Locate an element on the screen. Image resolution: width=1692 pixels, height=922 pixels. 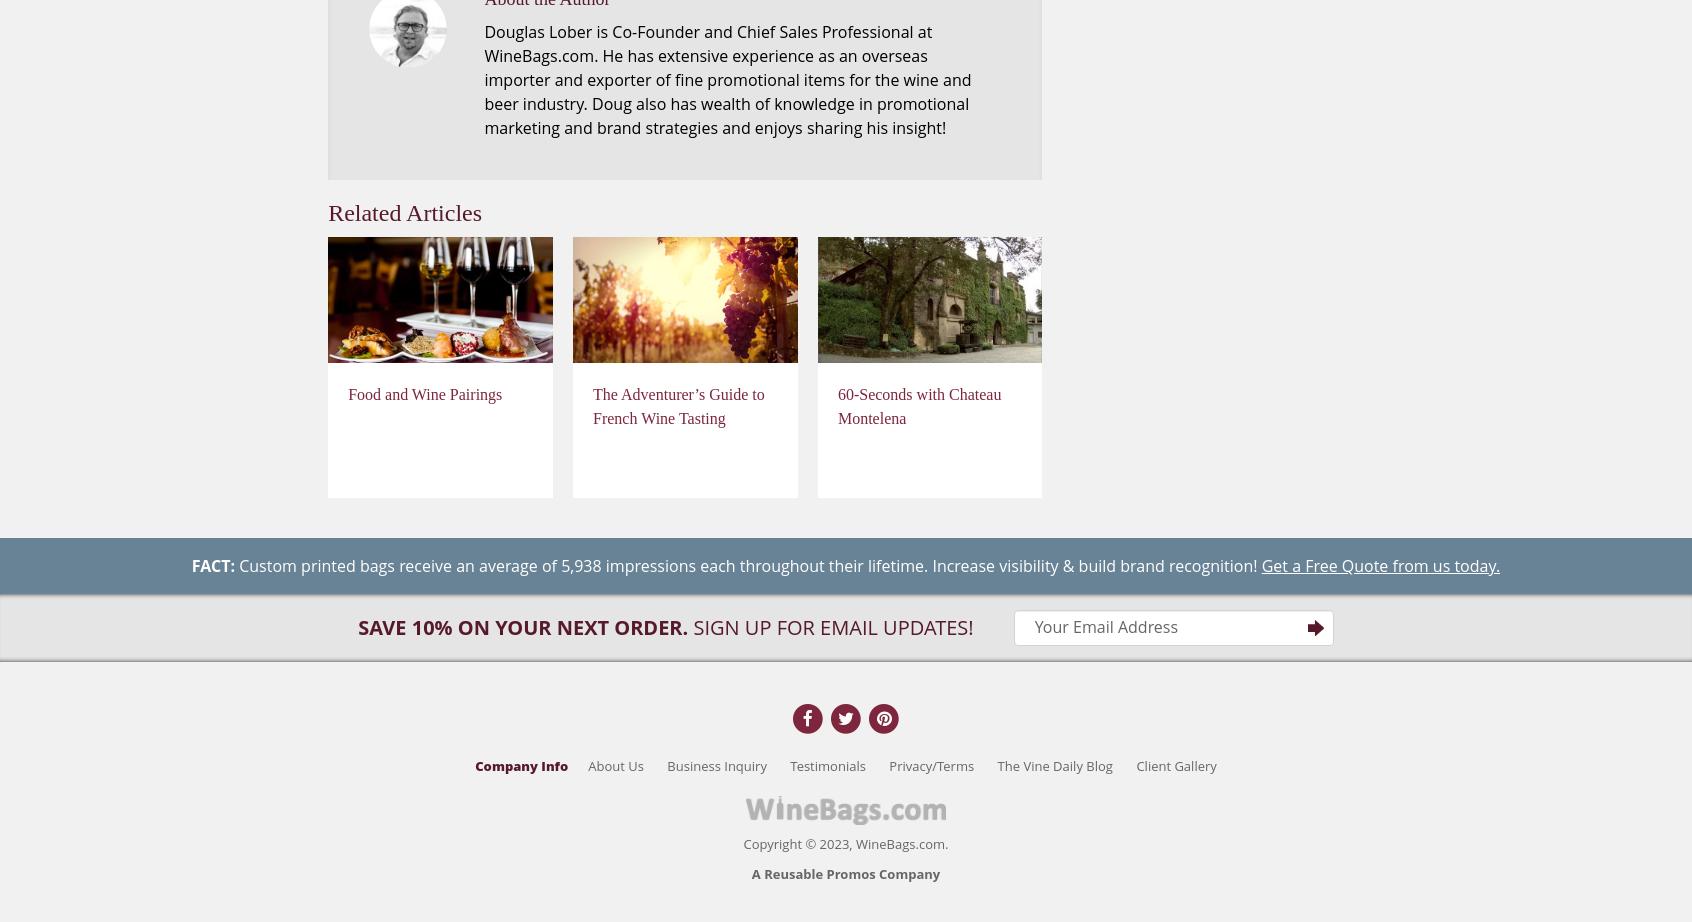
'Copyright © 2023, WineBags.com.' is located at coordinates (845, 842).